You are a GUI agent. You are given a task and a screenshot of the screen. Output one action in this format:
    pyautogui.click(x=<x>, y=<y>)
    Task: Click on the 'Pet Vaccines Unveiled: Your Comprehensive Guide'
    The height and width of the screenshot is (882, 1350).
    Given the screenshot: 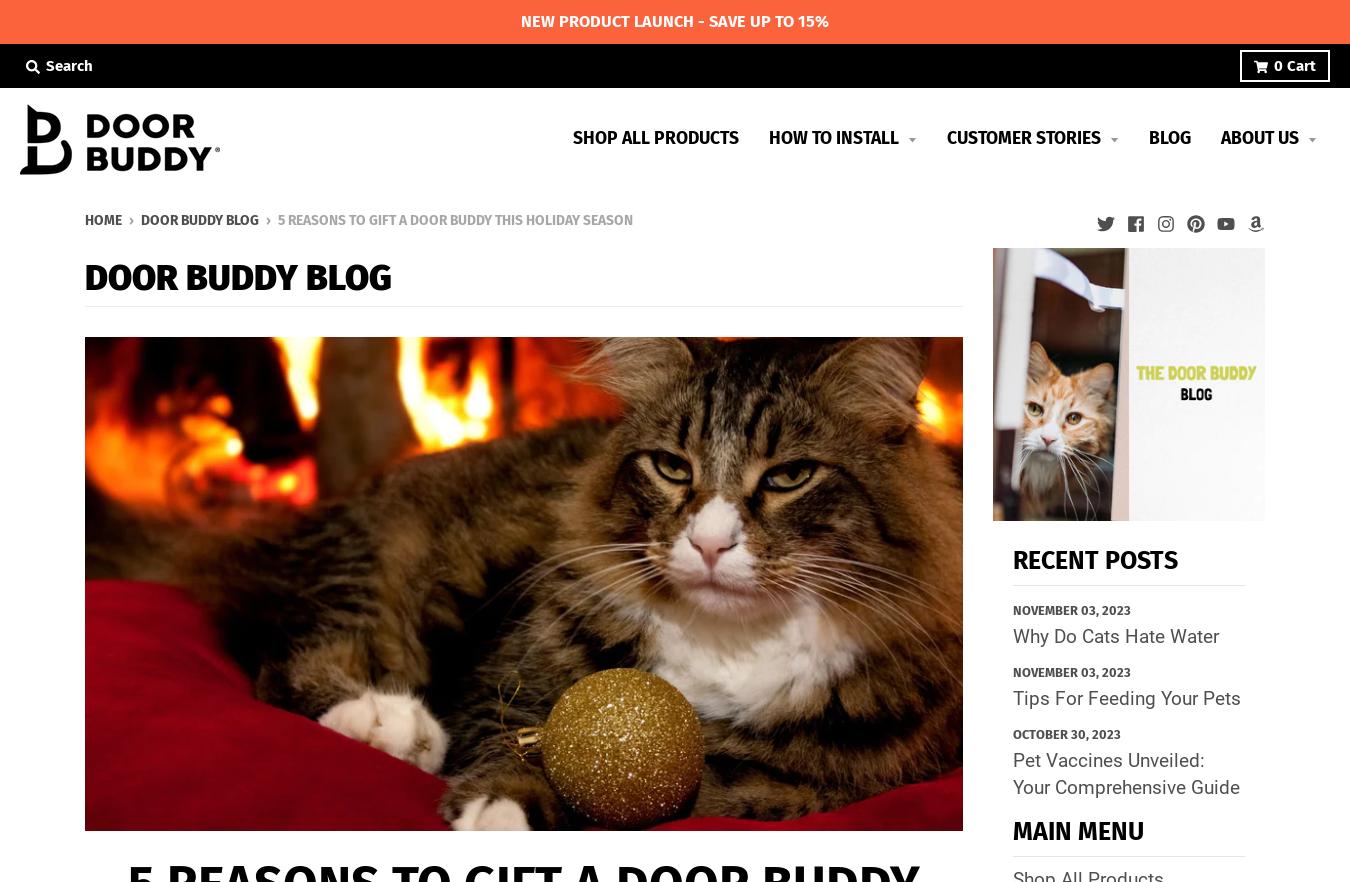 What is the action you would take?
    pyautogui.click(x=1125, y=774)
    